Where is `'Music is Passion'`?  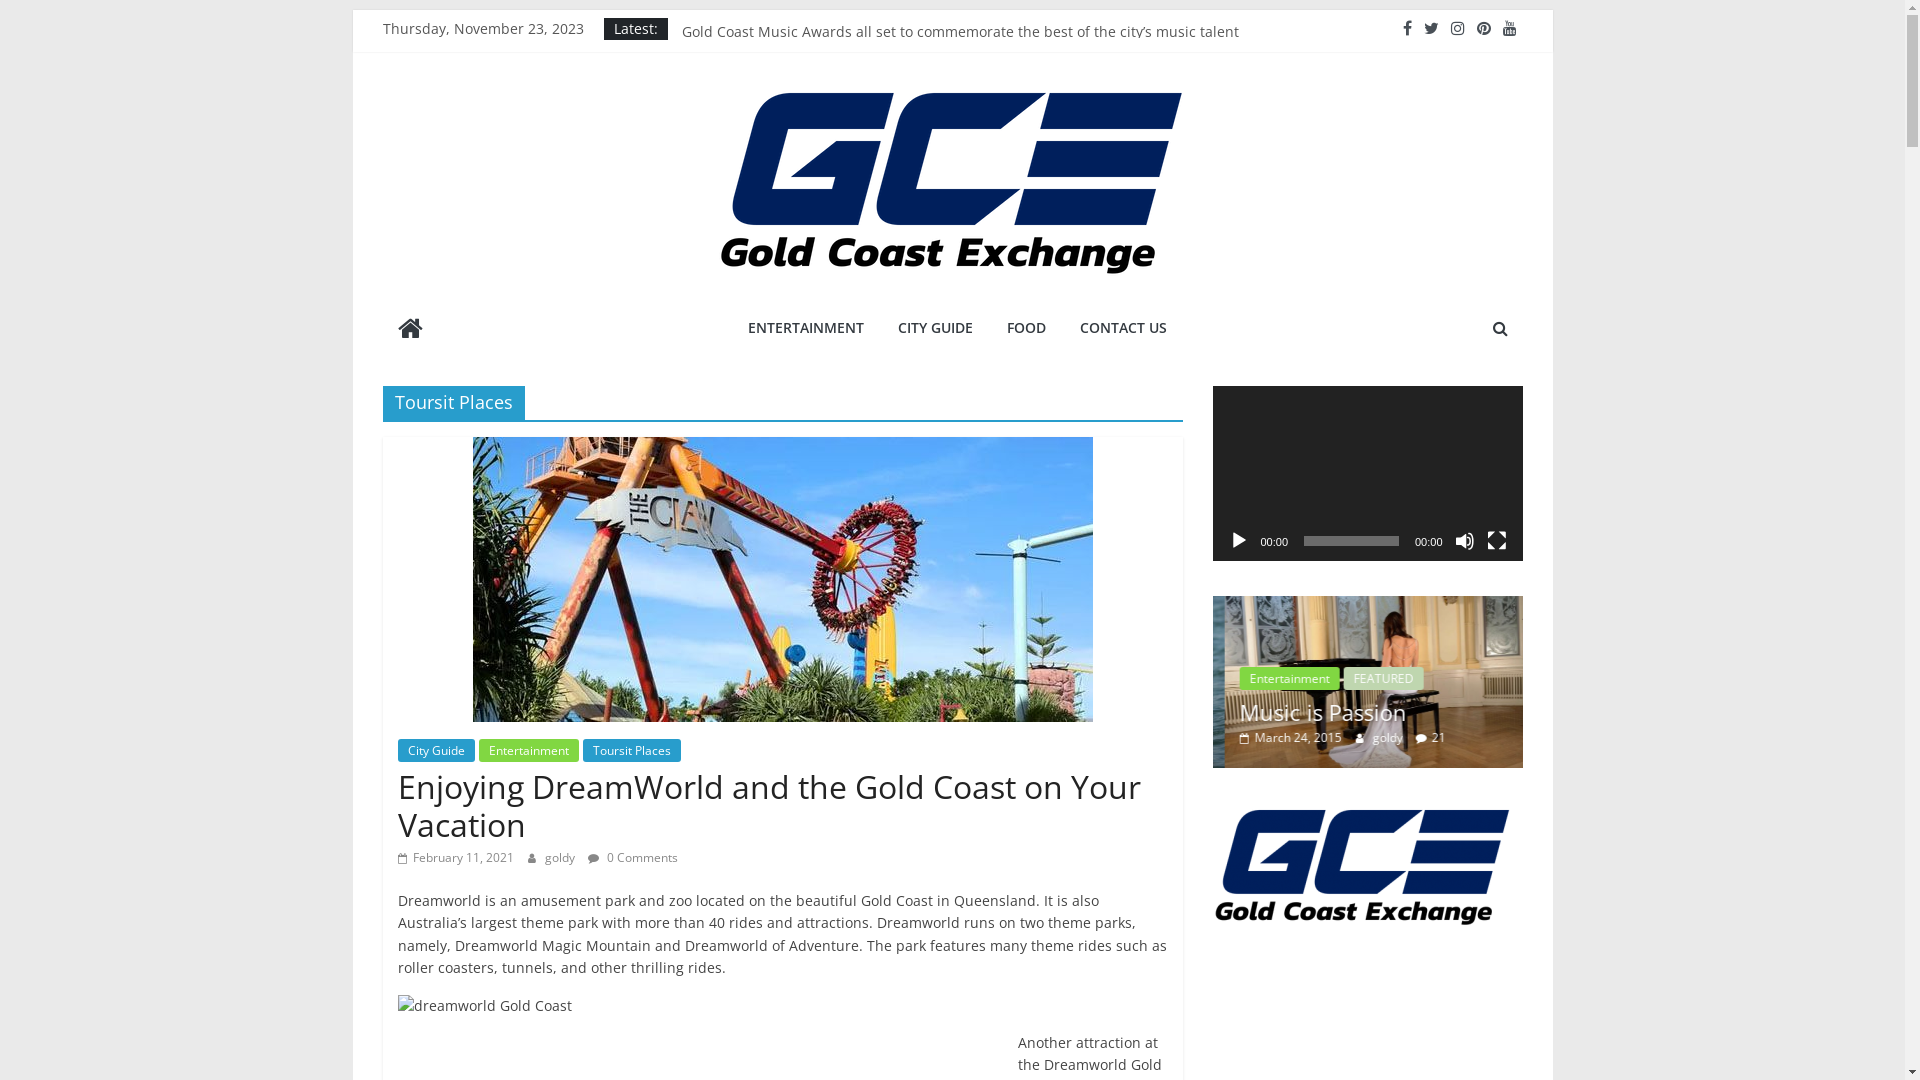 'Music is Passion' is located at coordinates (1248, 681).